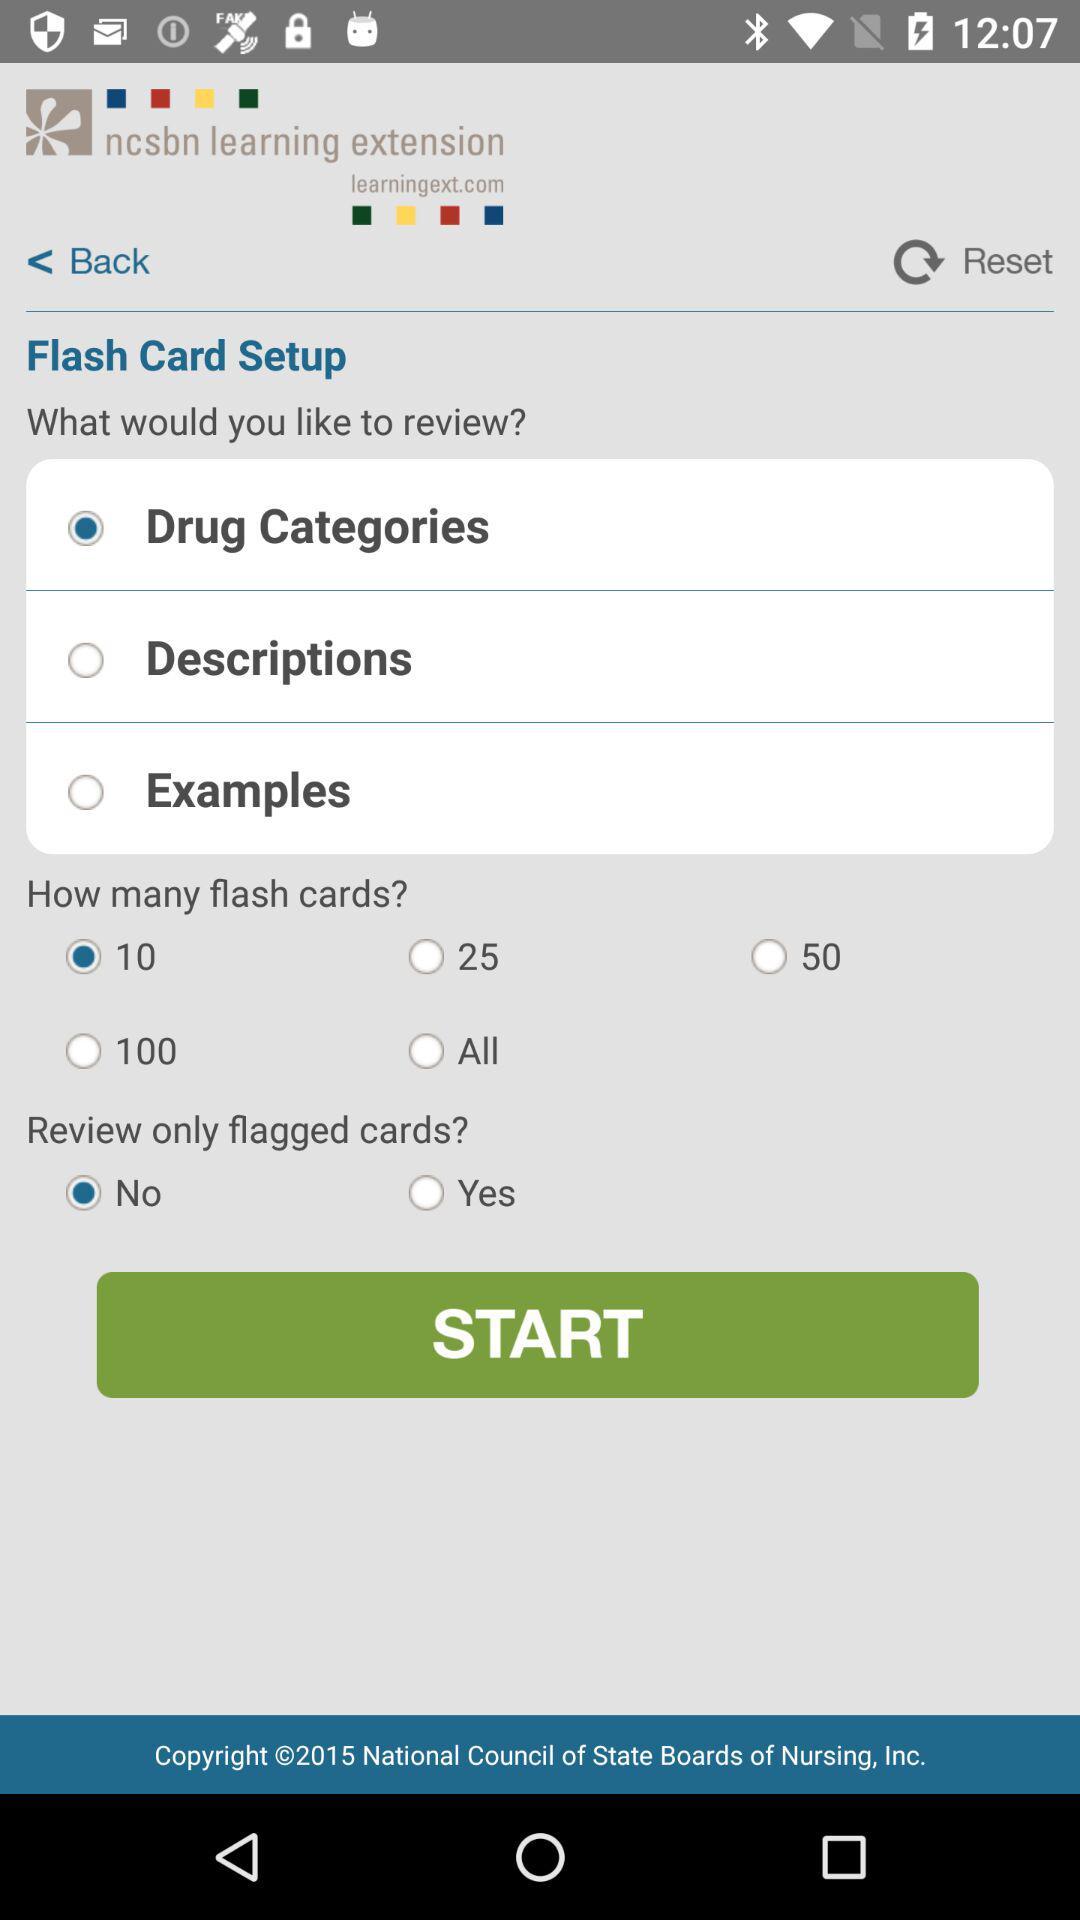  What do you see at coordinates (87, 261) in the screenshot?
I see `the previous` at bounding box center [87, 261].